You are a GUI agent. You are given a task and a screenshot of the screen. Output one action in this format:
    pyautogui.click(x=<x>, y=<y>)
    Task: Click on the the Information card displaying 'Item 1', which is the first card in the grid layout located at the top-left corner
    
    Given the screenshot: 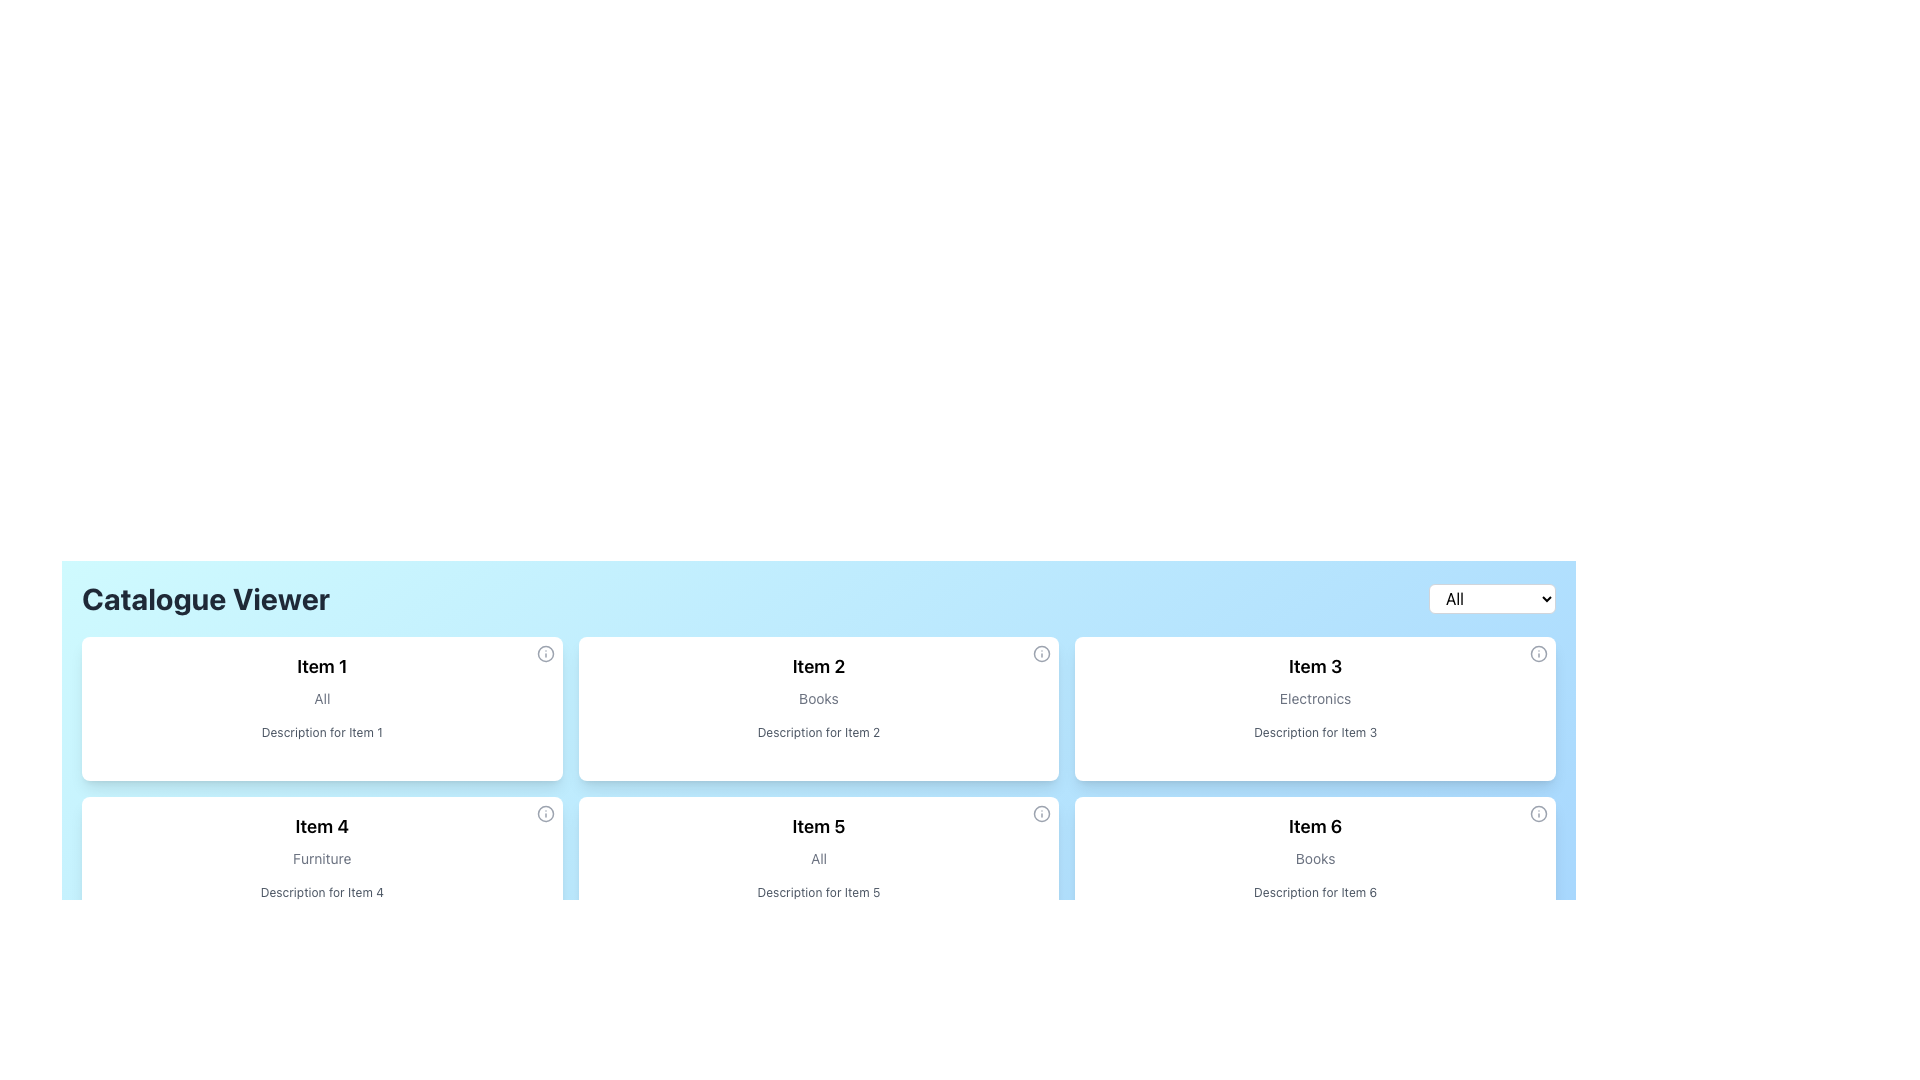 What is the action you would take?
    pyautogui.click(x=321, y=708)
    